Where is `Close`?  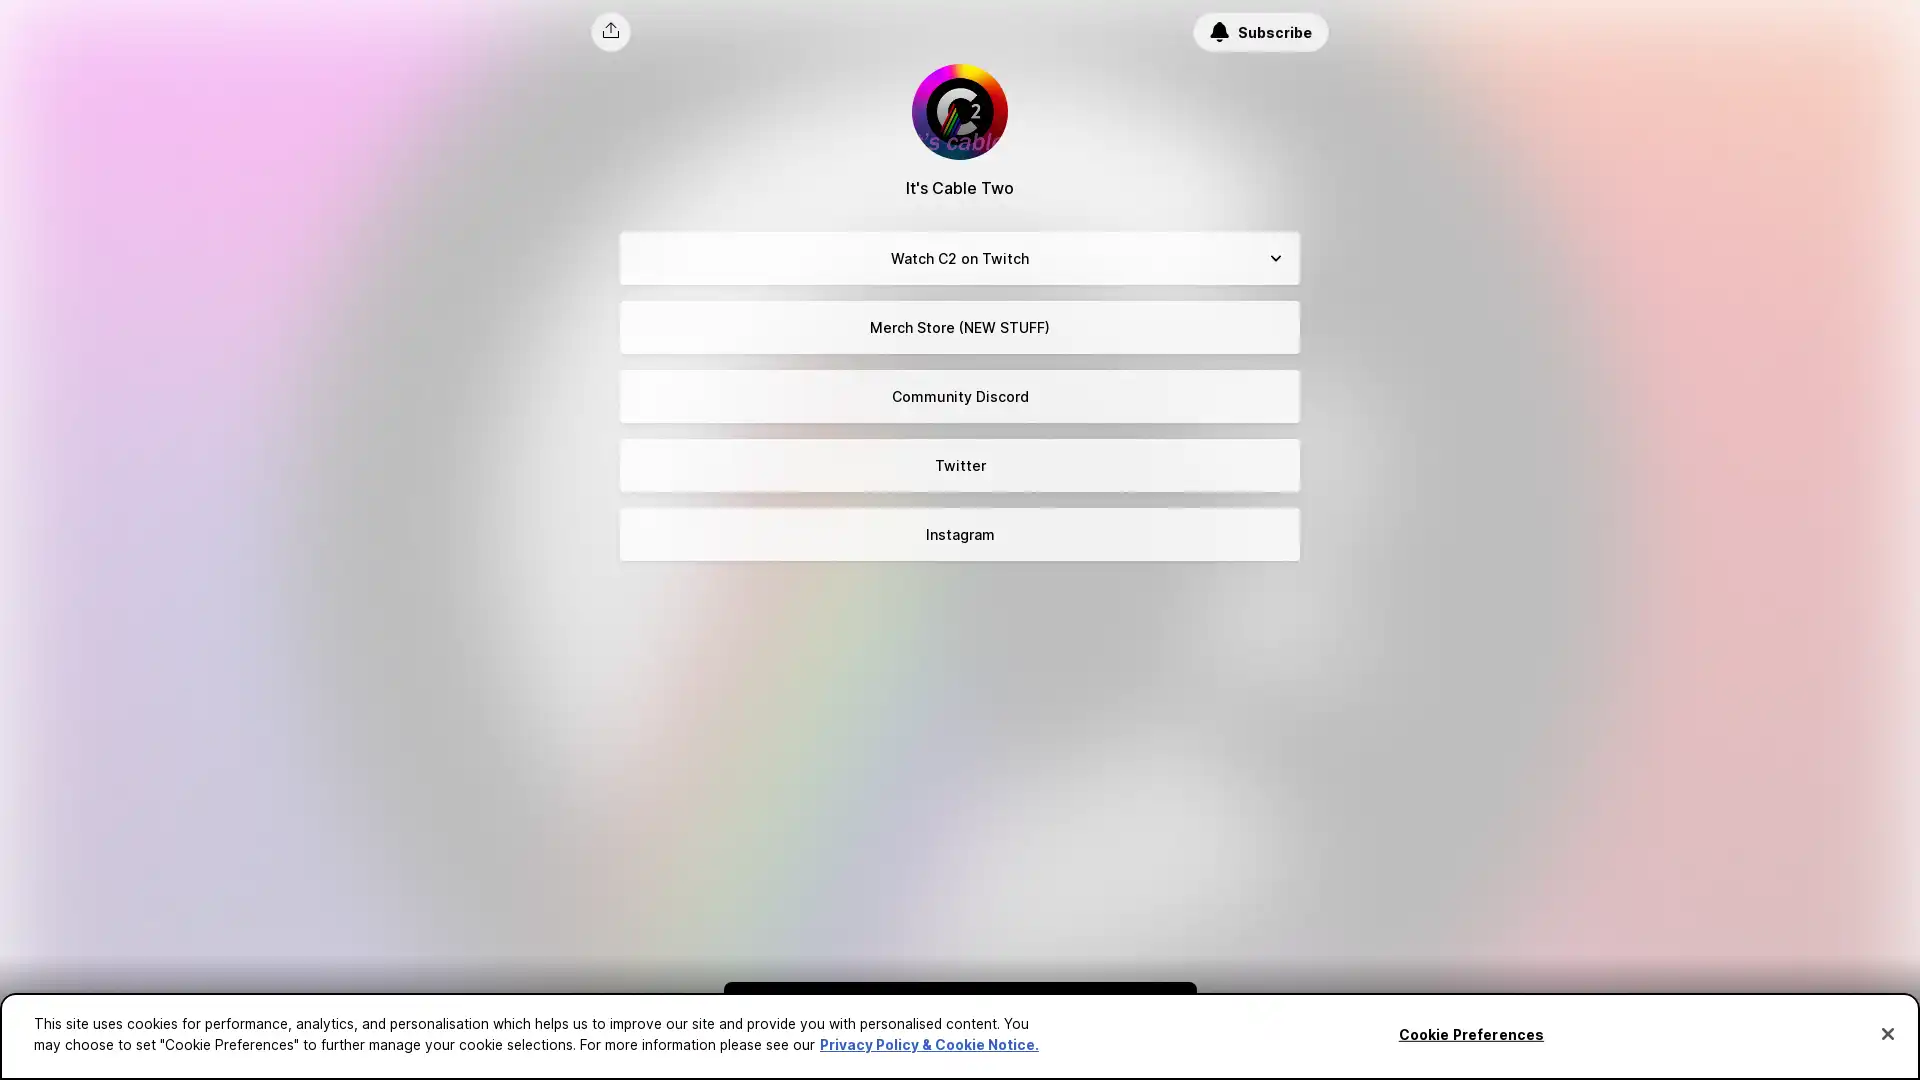 Close is located at coordinates (1886, 1033).